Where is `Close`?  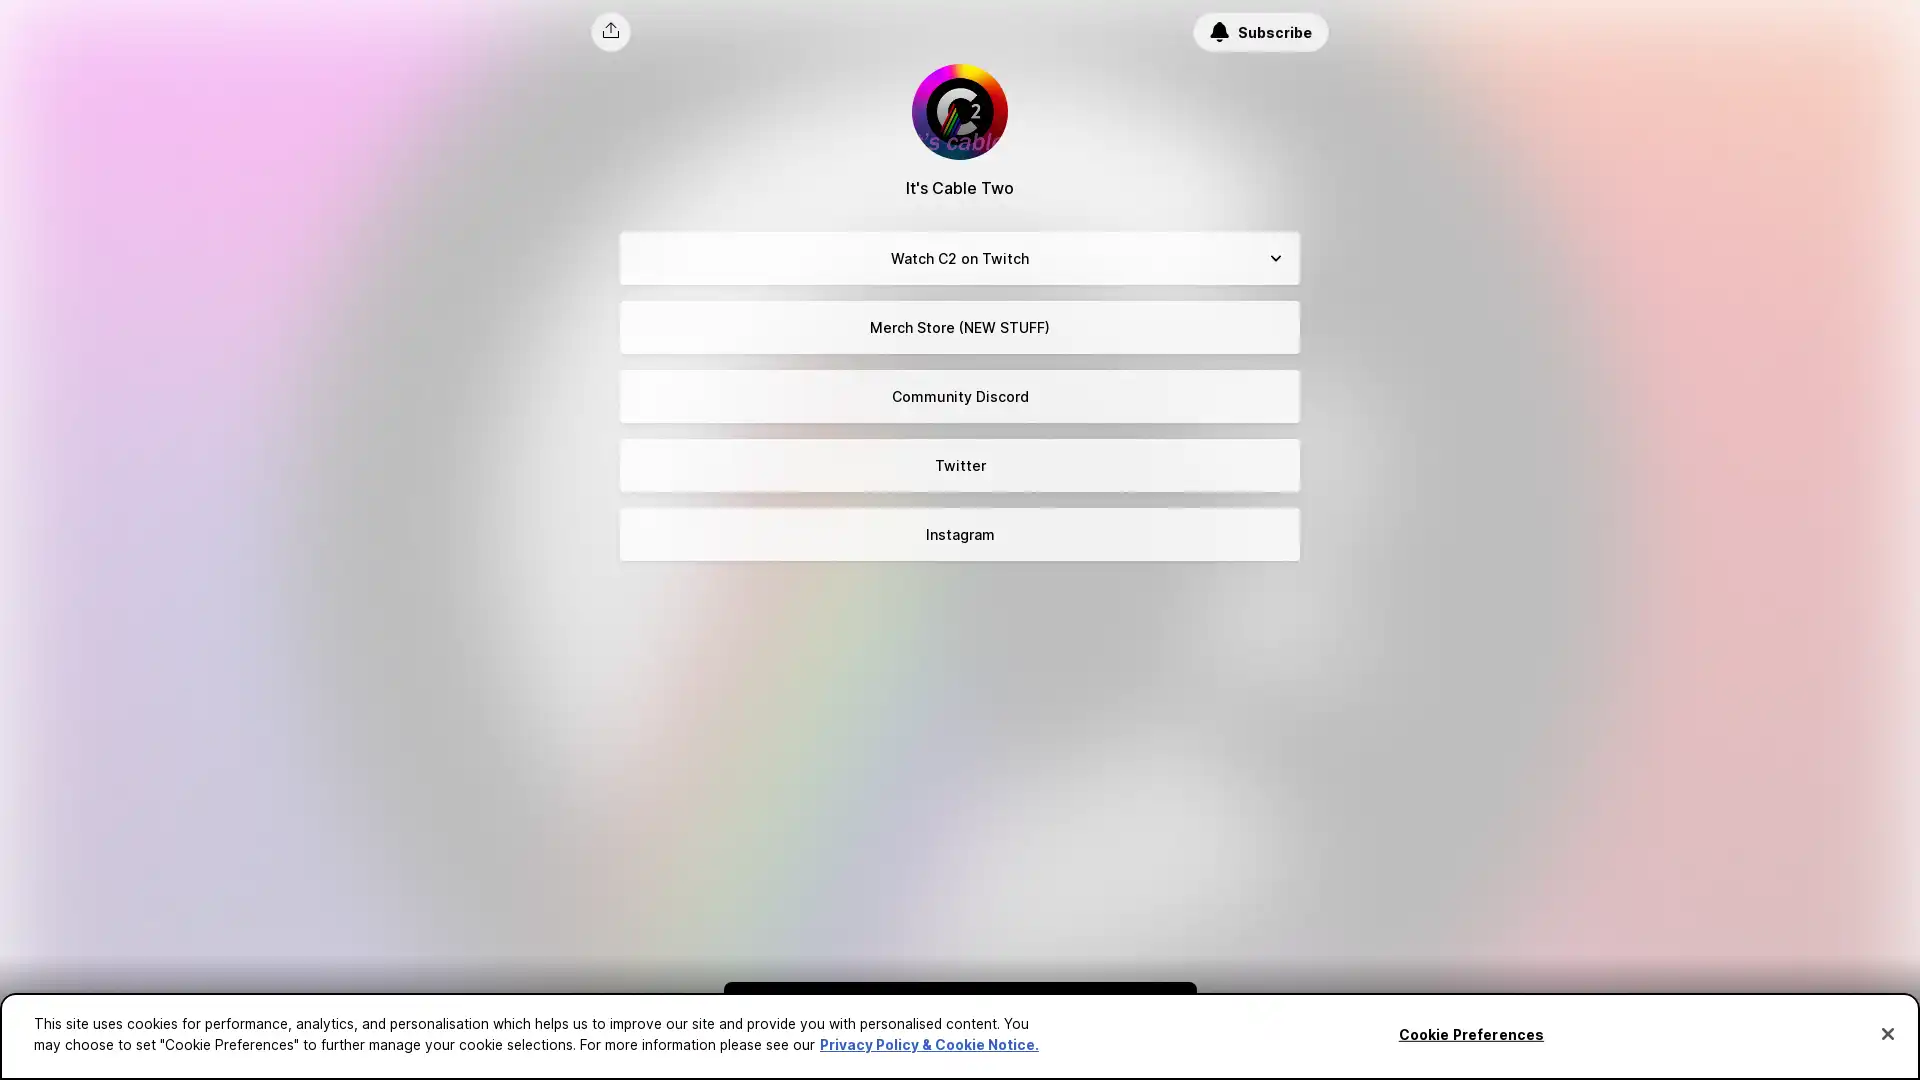 Close is located at coordinates (1886, 1033).